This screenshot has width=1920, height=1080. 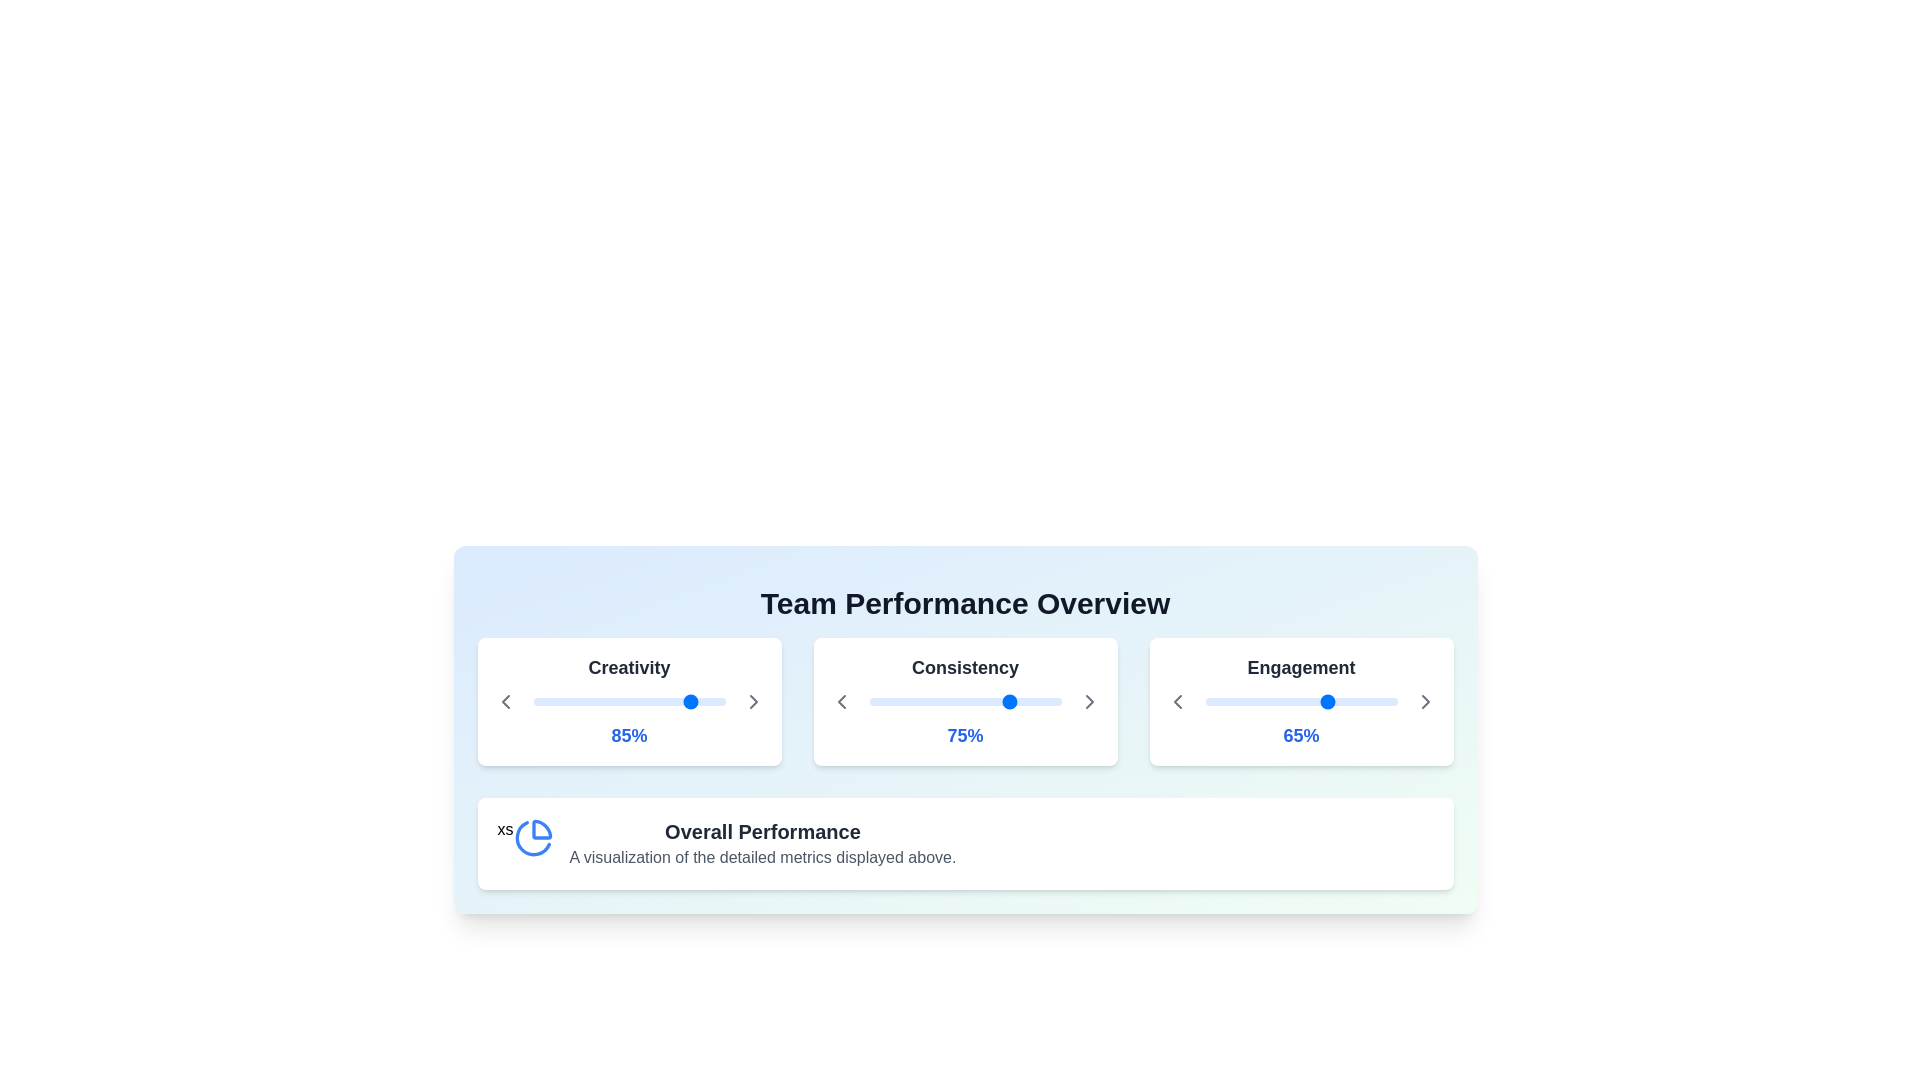 What do you see at coordinates (752, 701) in the screenshot?
I see `the rightward navigation arrow icon located in the top-right corner of the 'Creativity' card` at bounding box center [752, 701].